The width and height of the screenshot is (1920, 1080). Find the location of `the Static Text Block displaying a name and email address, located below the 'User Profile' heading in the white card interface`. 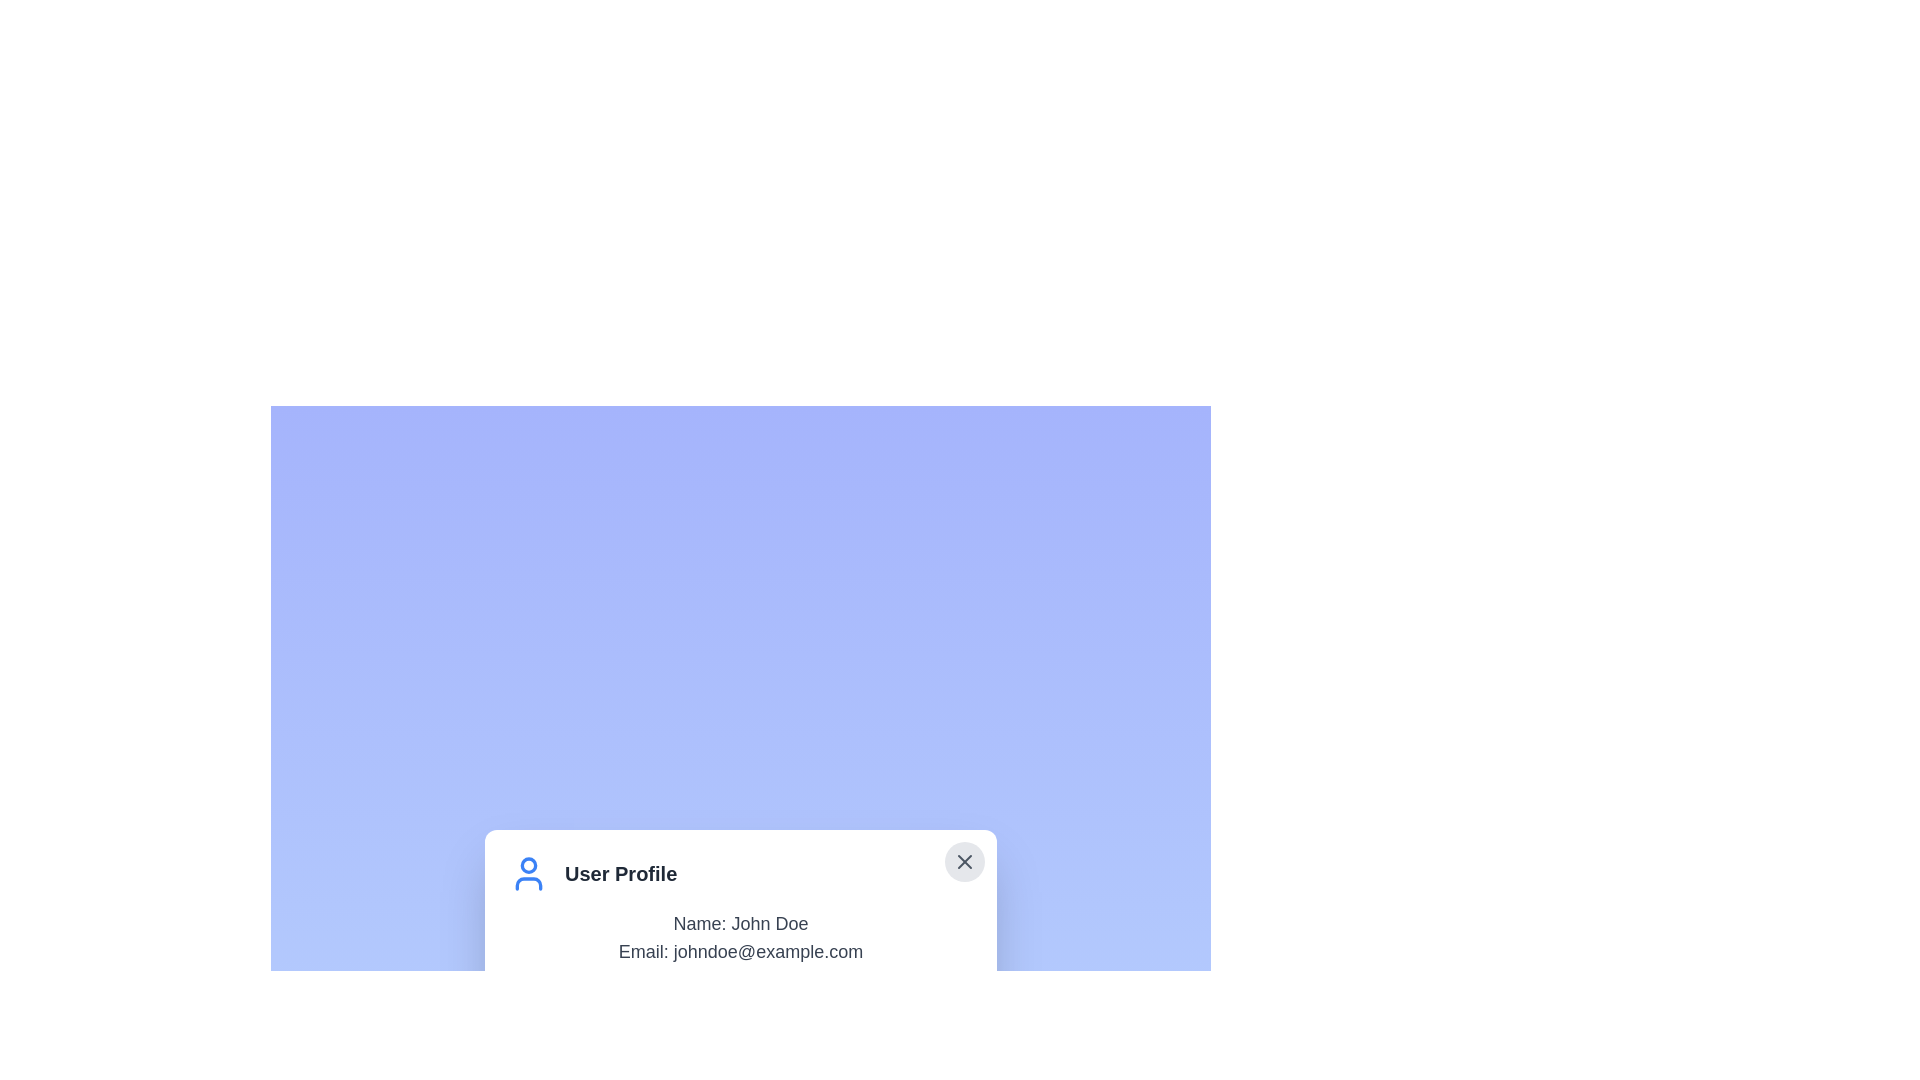

the Static Text Block displaying a name and email address, located below the 'User Profile' heading in the white card interface is located at coordinates (739, 937).